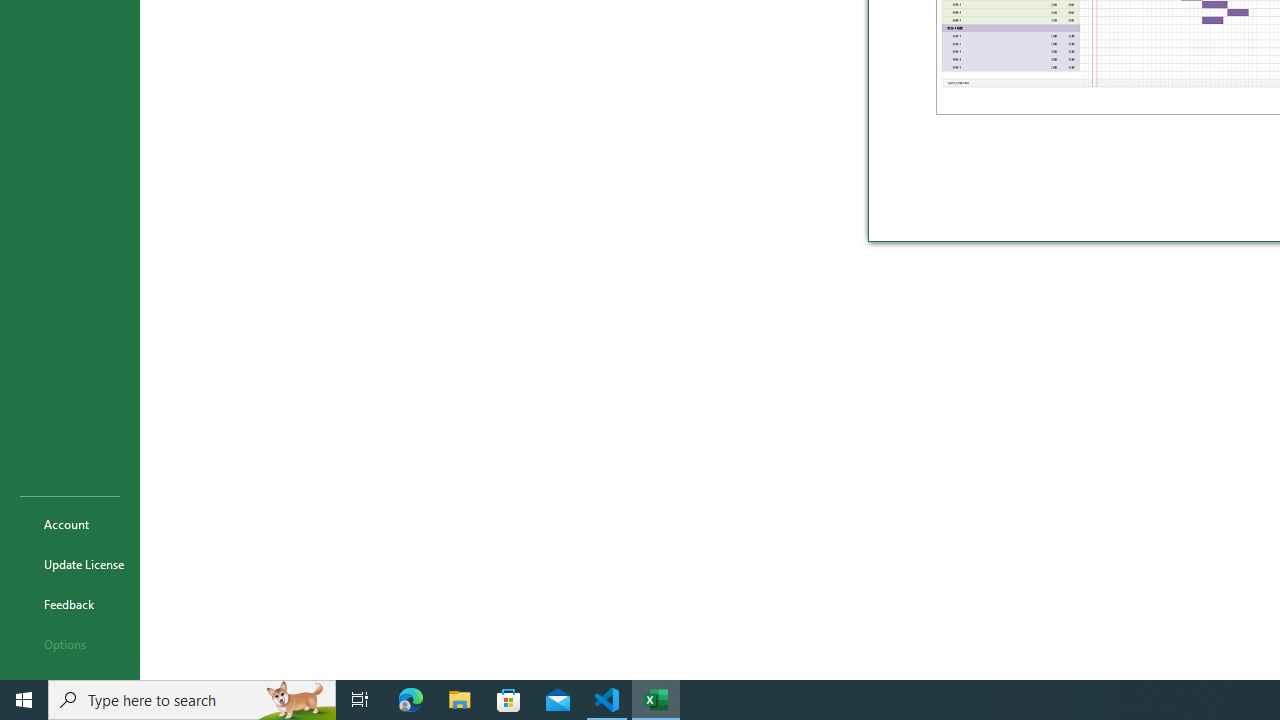 The height and width of the screenshot is (720, 1280). What do you see at coordinates (69, 644) in the screenshot?
I see `'Options'` at bounding box center [69, 644].